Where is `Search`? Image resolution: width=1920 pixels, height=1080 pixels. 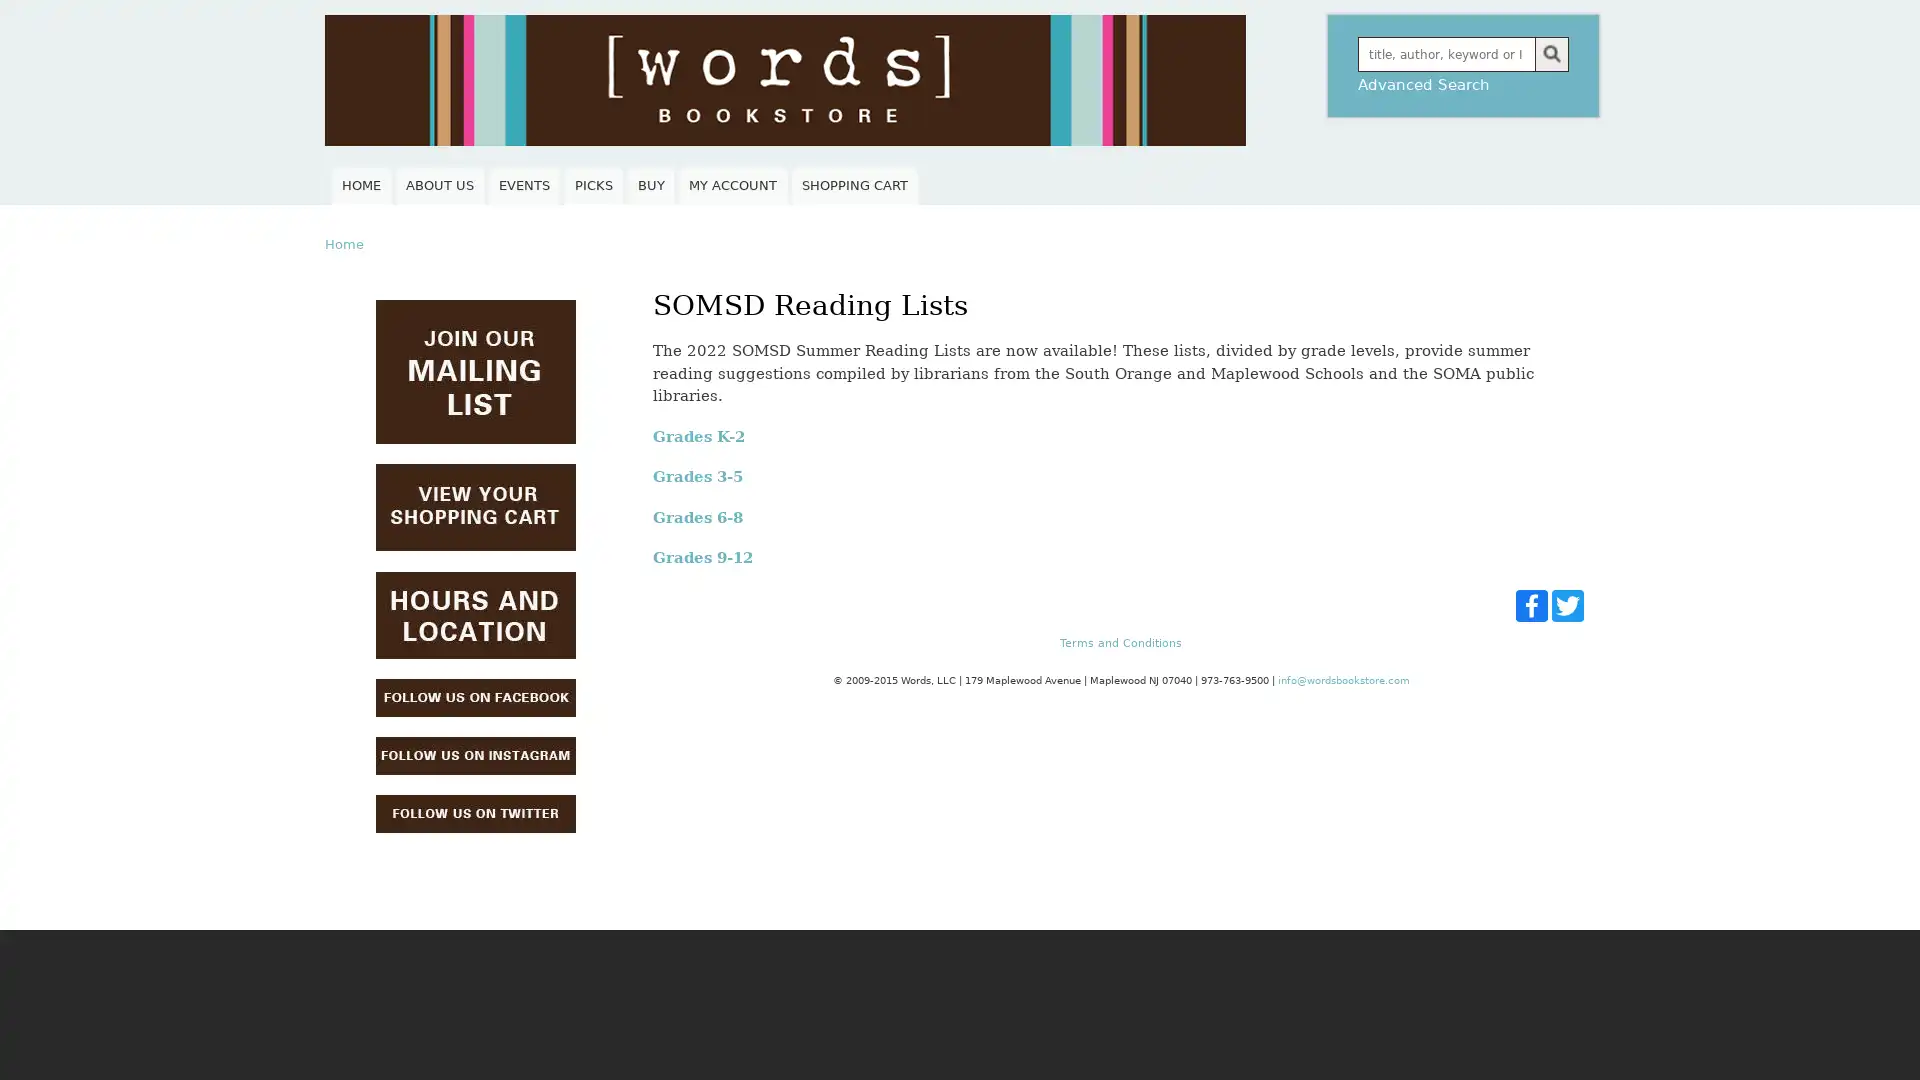 Search is located at coordinates (1550, 53).